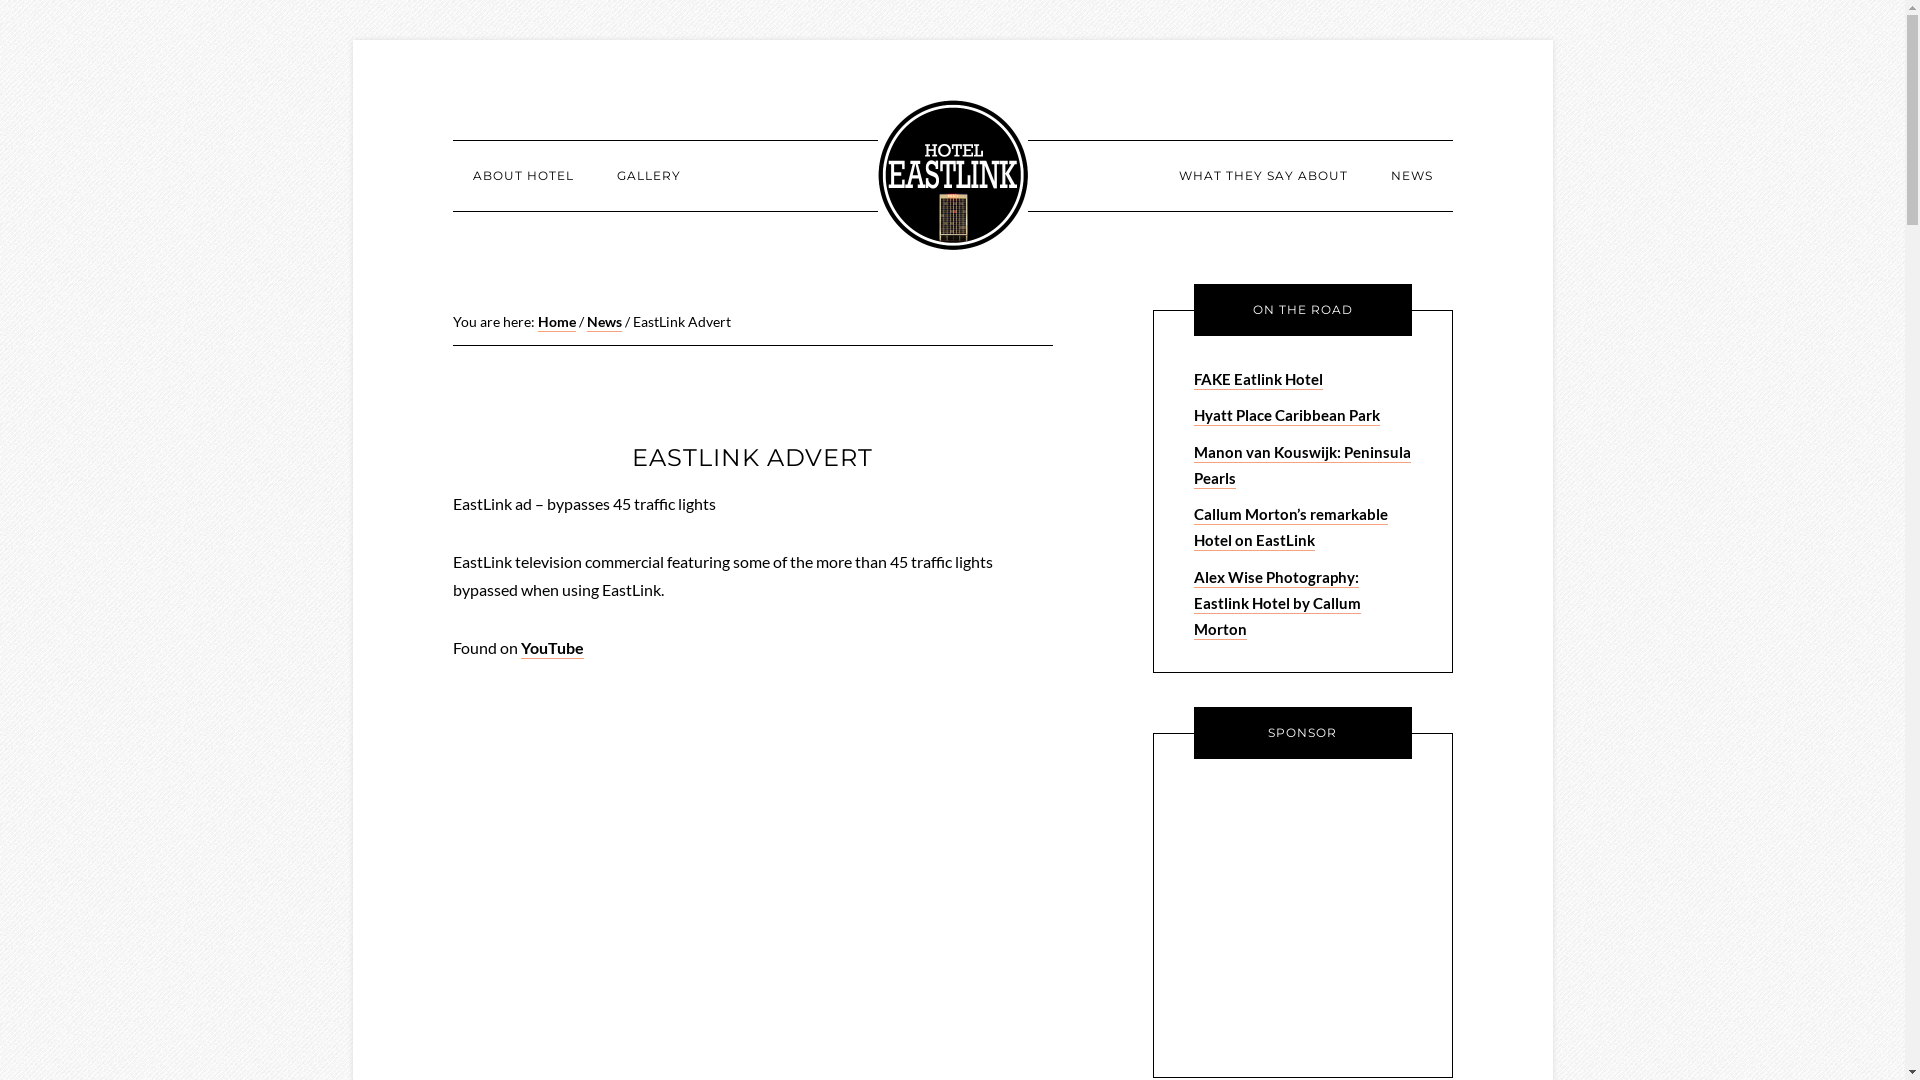 This screenshot has height=1080, width=1920. What do you see at coordinates (1276, 603) in the screenshot?
I see `'Alex Wise Photography: Eastlink Hotel by Callum Morton'` at bounding box center [1276, 603].